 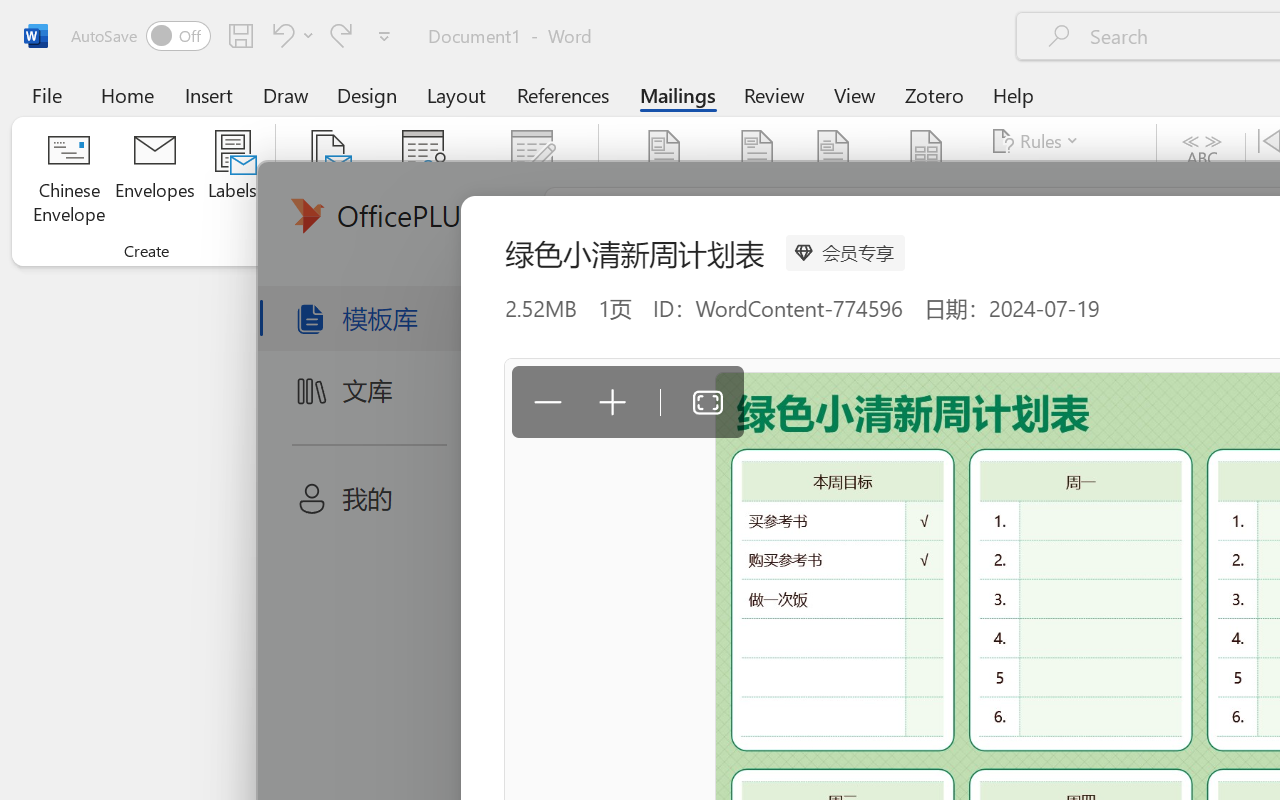 I want to click on 'Envelopes...', so click(x=154, y=179).